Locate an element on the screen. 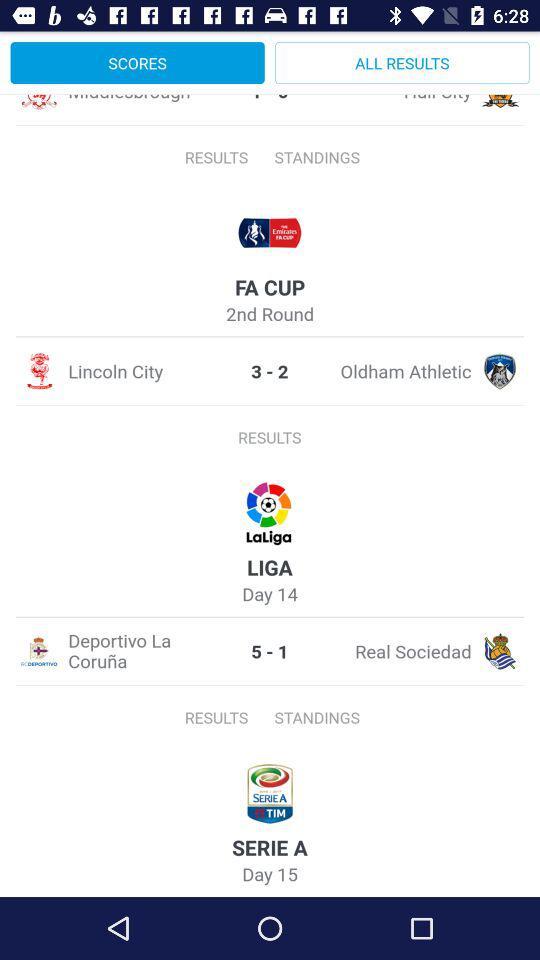 This screenshot has height=960, width=540. the item next to the scores item is located at coordinates (402, 62).